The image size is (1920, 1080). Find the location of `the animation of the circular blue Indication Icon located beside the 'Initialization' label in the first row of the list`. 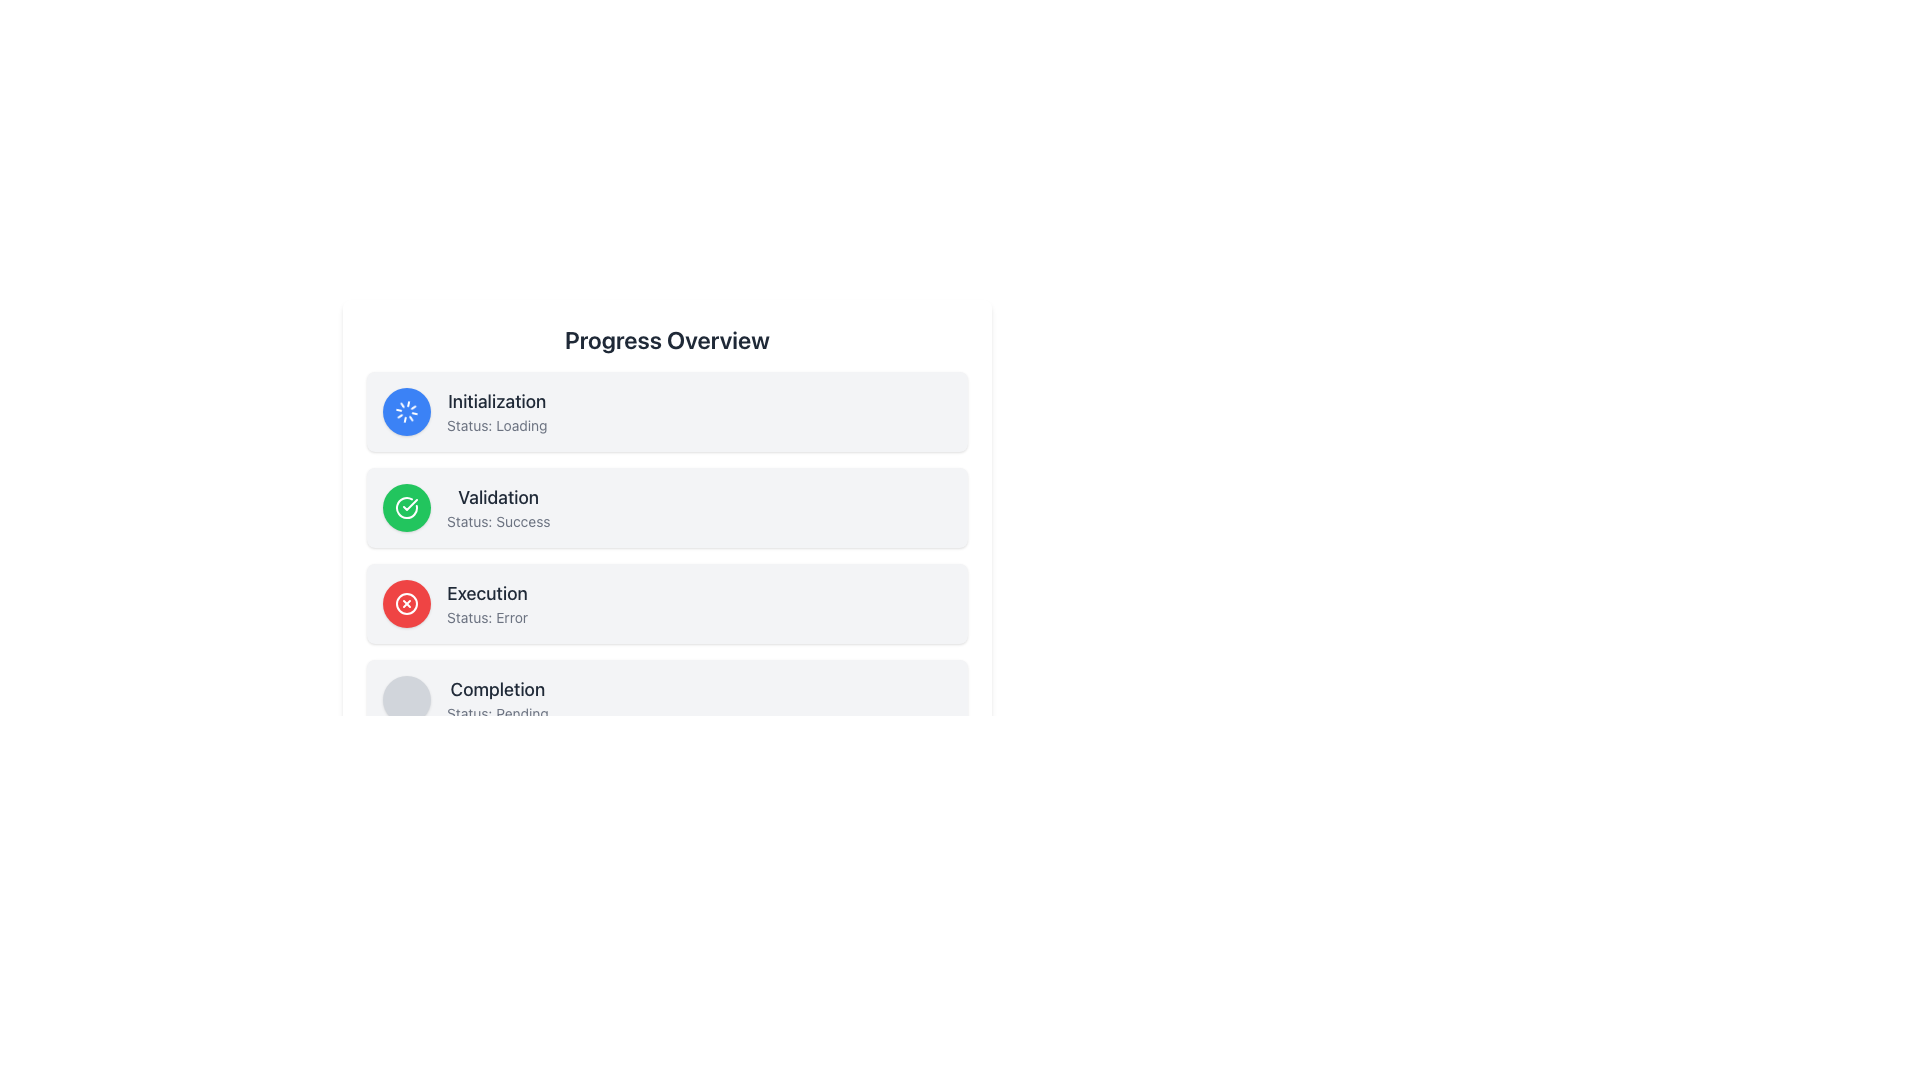

the animation of the circular blue Indication Icon located beside the 'Initialization' label in the first row of the list is located at coordinates (406, 411).